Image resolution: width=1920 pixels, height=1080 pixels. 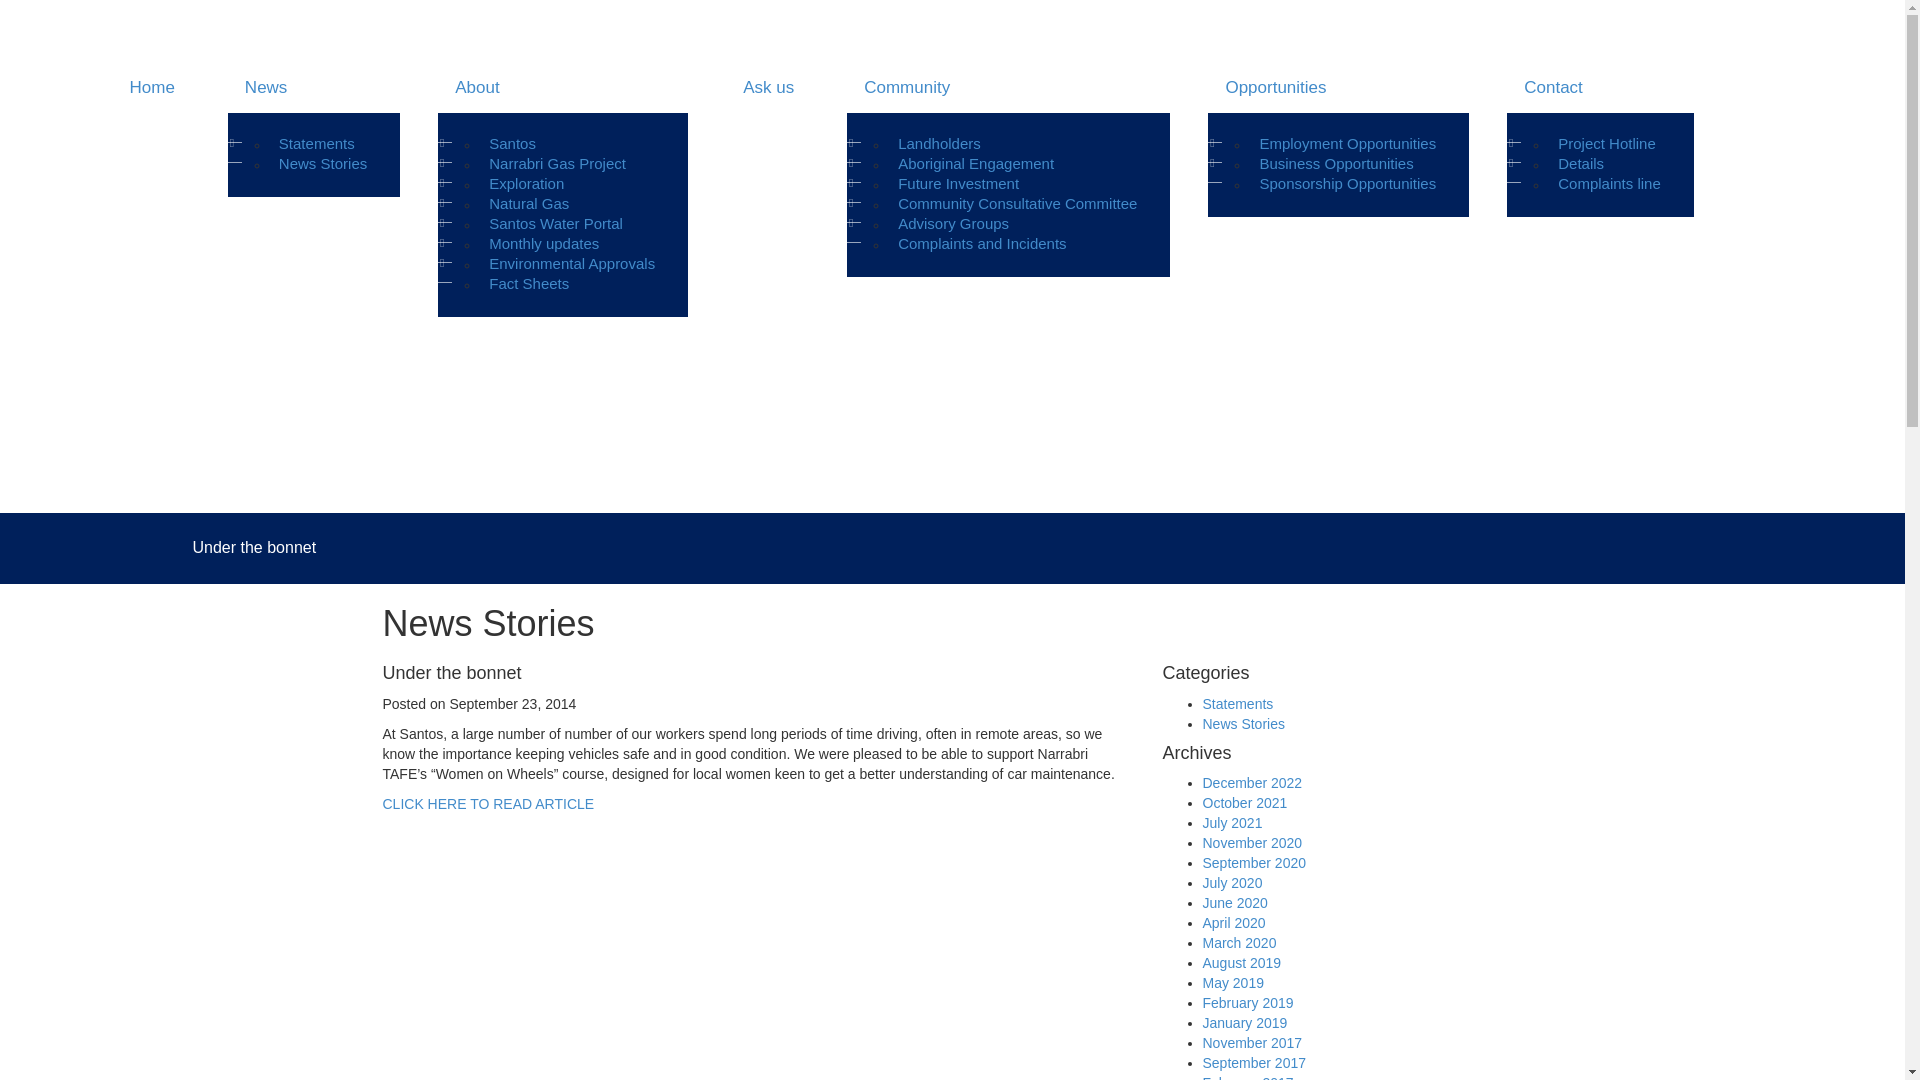 I want to click on 'August 2019', so click(x=1240, y=962).